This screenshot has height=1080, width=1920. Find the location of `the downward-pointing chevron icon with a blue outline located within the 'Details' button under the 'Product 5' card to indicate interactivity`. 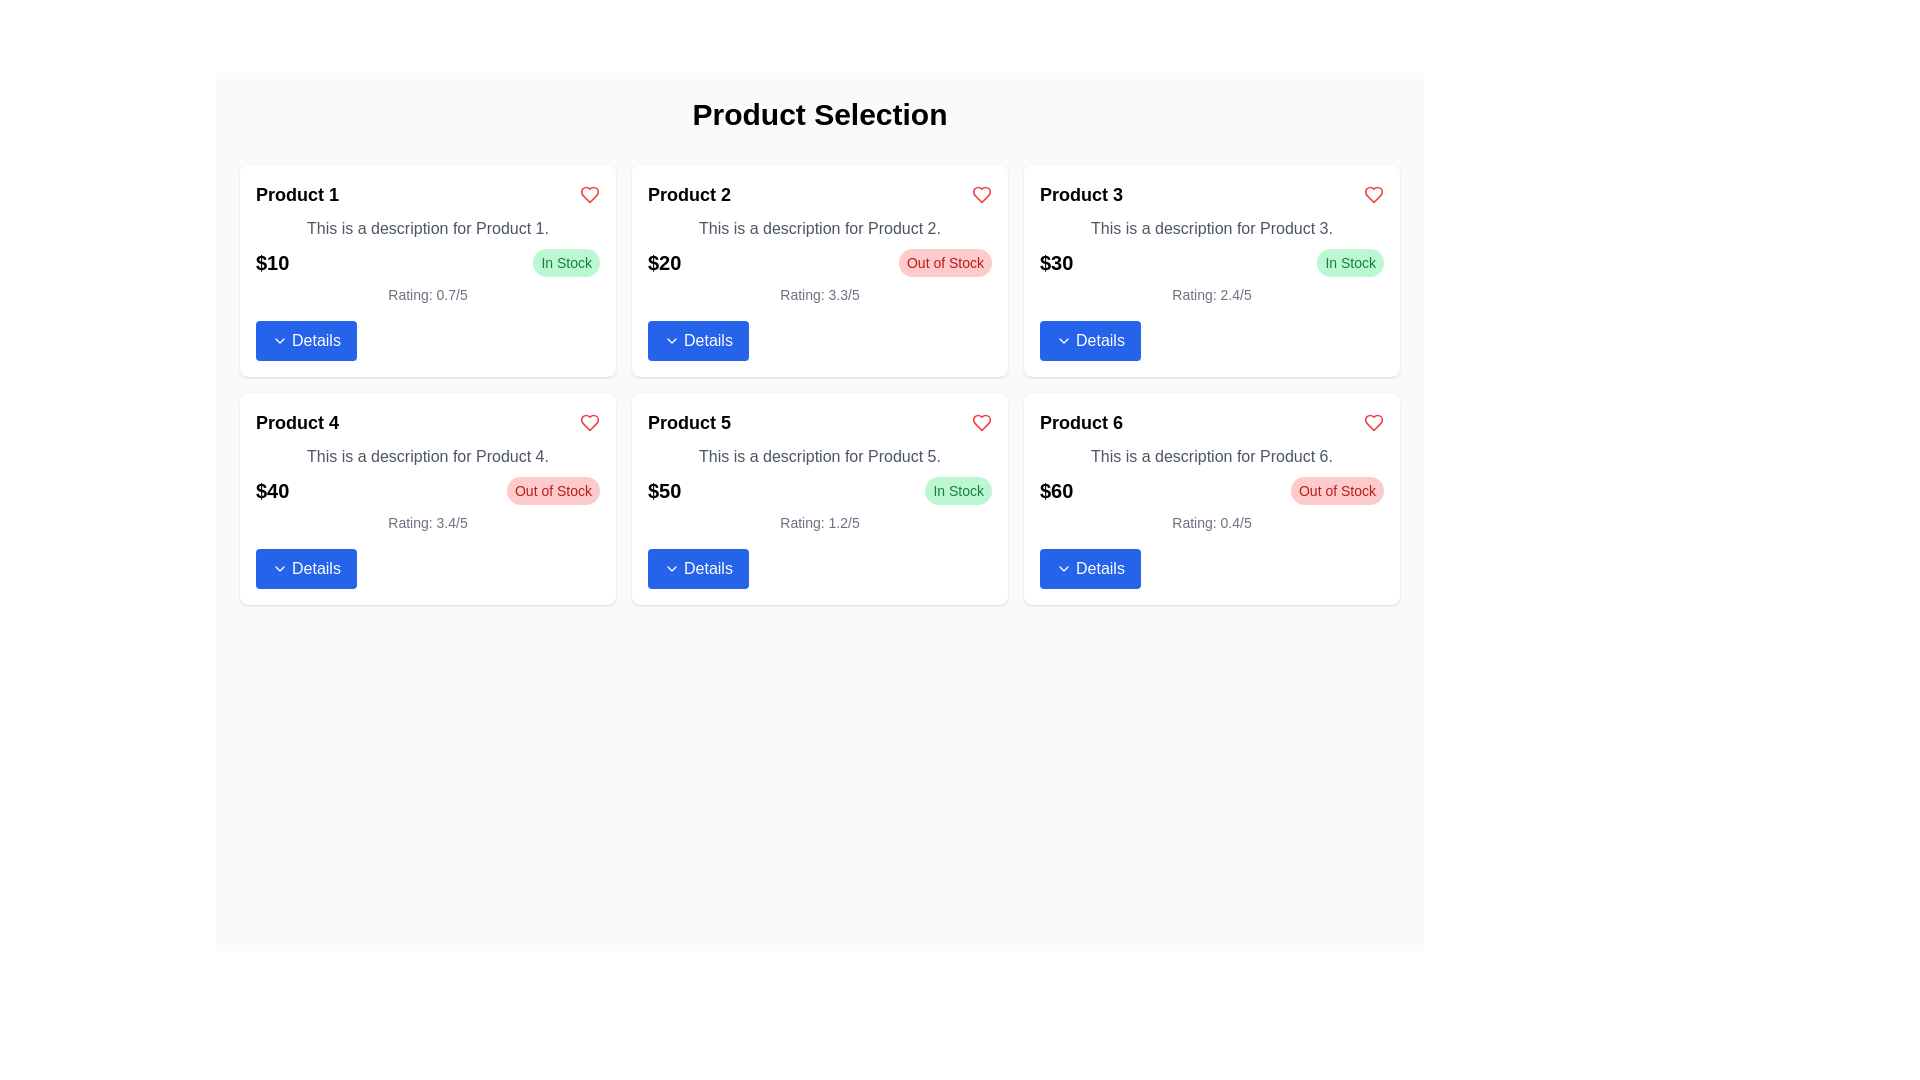

the downward-pointing chevron icon with a blue outline located within the 'Details' button under the 'Product 5' card to indicate interactivity is located at coordinates (672, 569).